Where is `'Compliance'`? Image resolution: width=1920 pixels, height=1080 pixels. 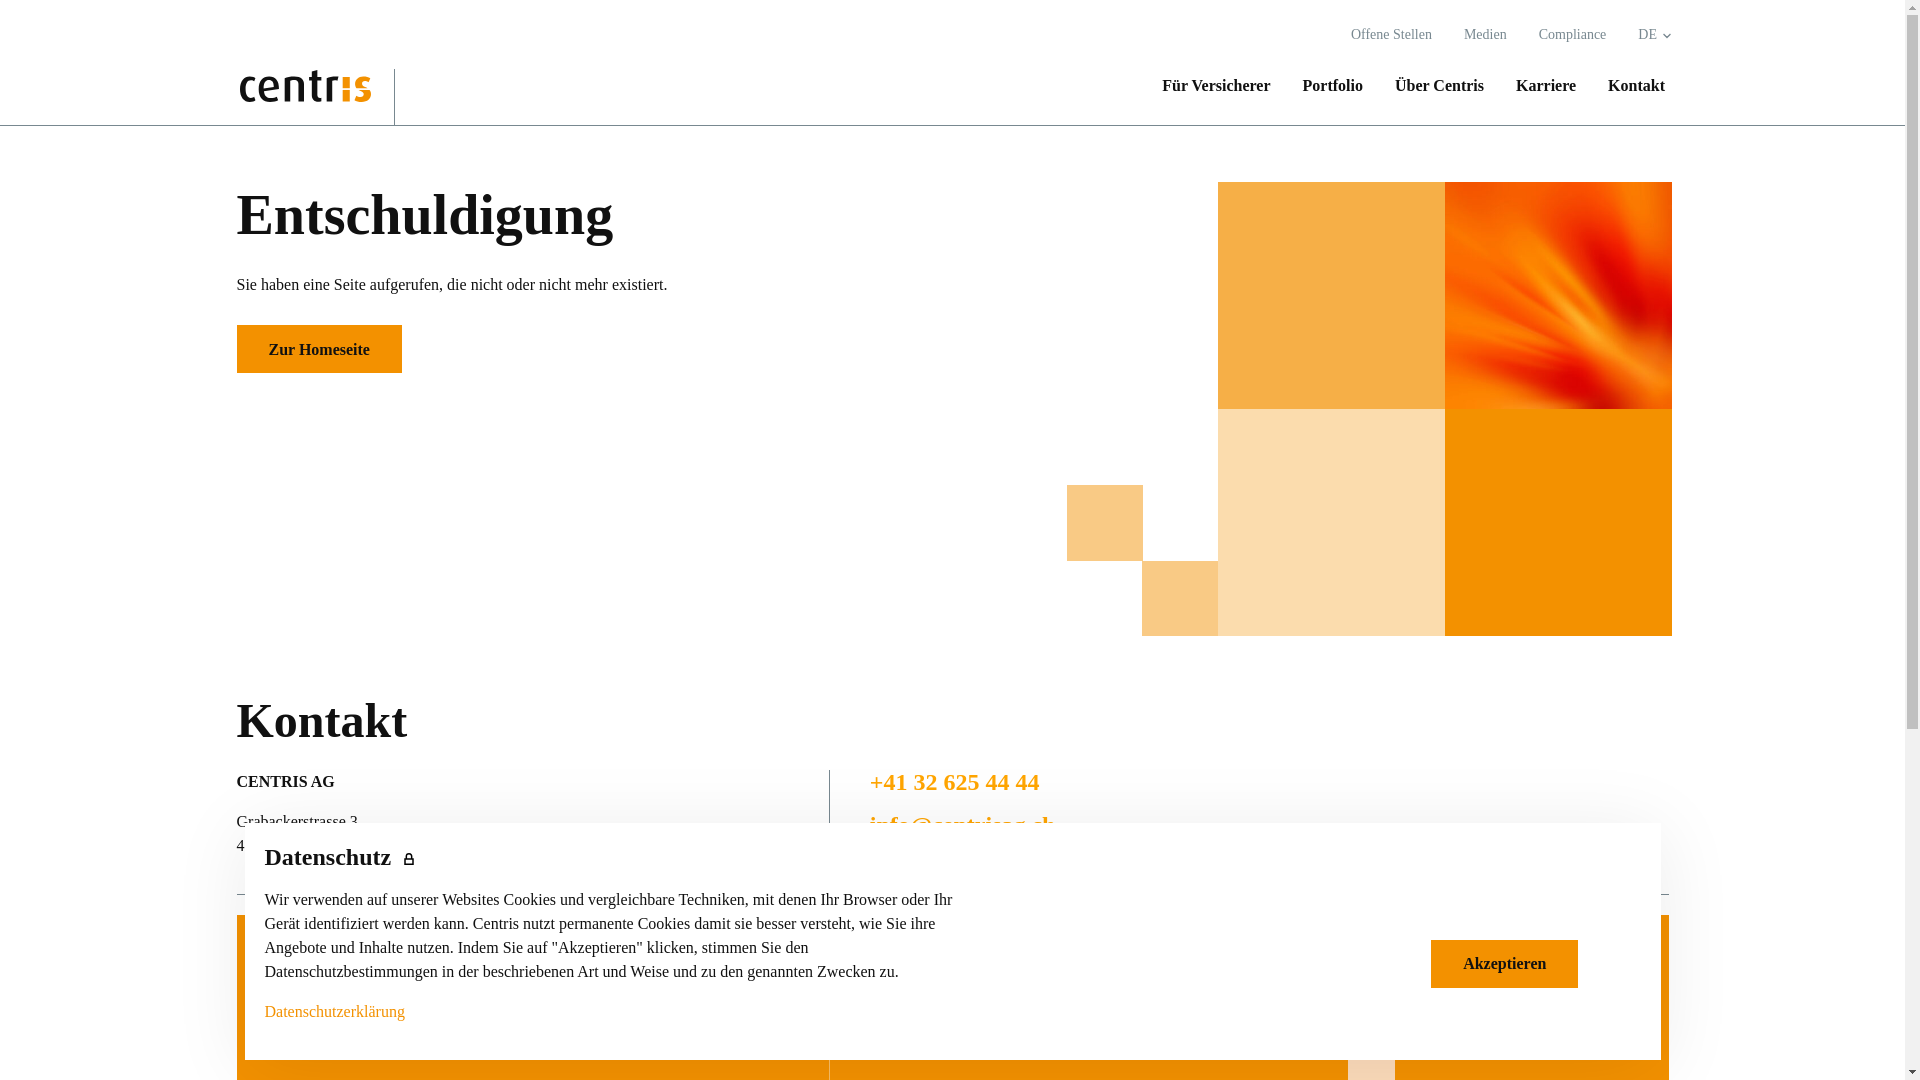
'Compliance' is located at coordinates (1572, 34).